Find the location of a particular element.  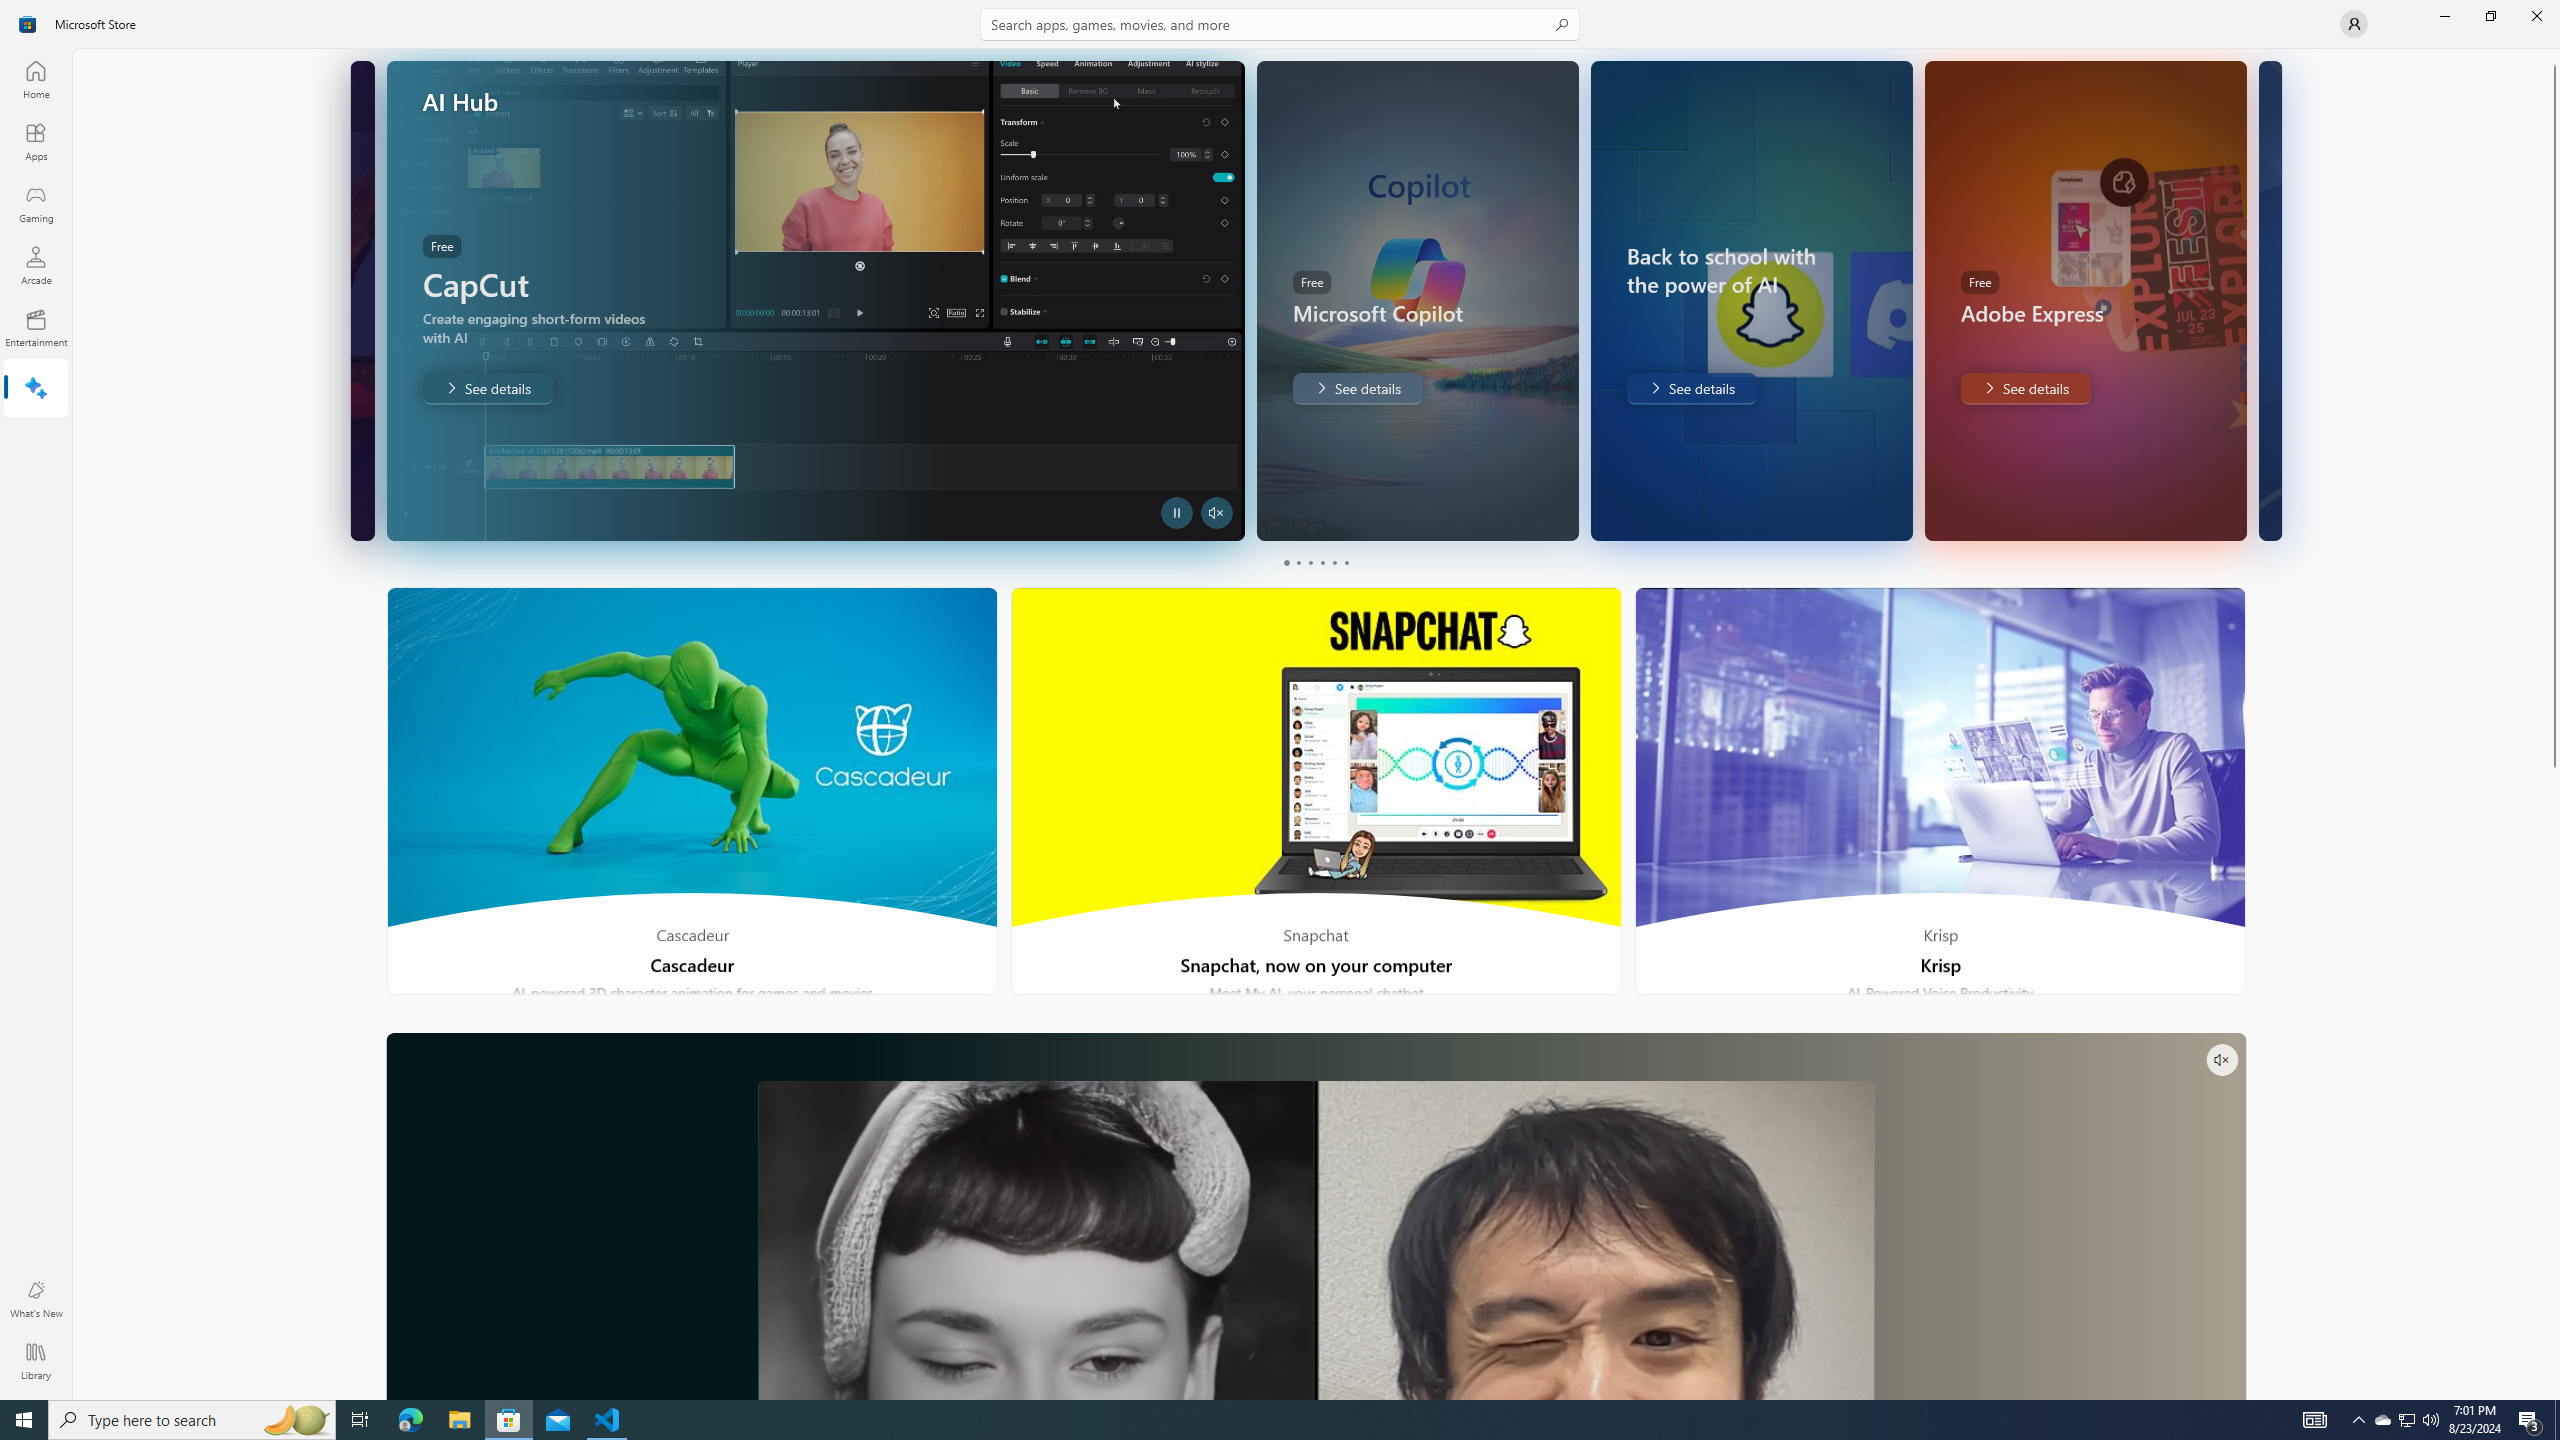

'Page 3' is located at coordinates (1308, 562).